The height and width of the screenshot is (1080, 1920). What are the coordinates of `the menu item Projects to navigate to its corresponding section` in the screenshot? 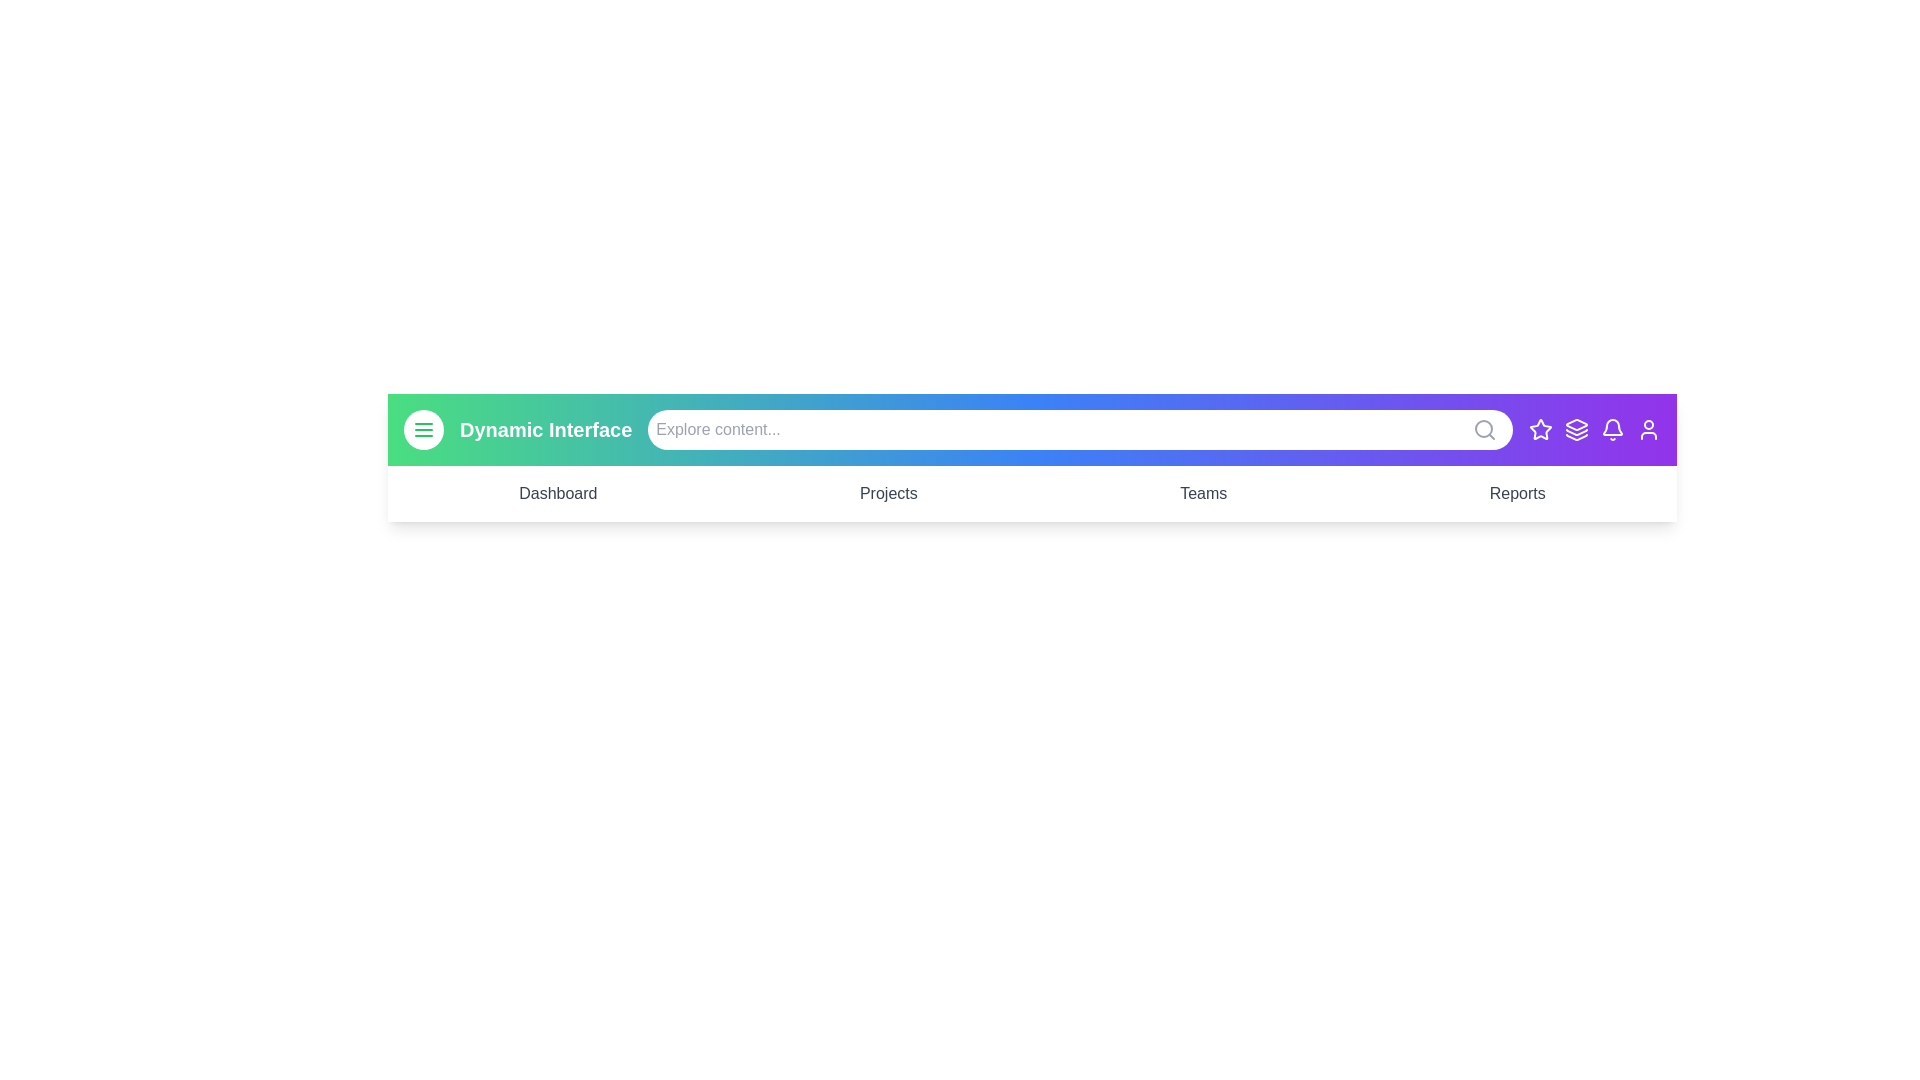 It's located at (887, 493).